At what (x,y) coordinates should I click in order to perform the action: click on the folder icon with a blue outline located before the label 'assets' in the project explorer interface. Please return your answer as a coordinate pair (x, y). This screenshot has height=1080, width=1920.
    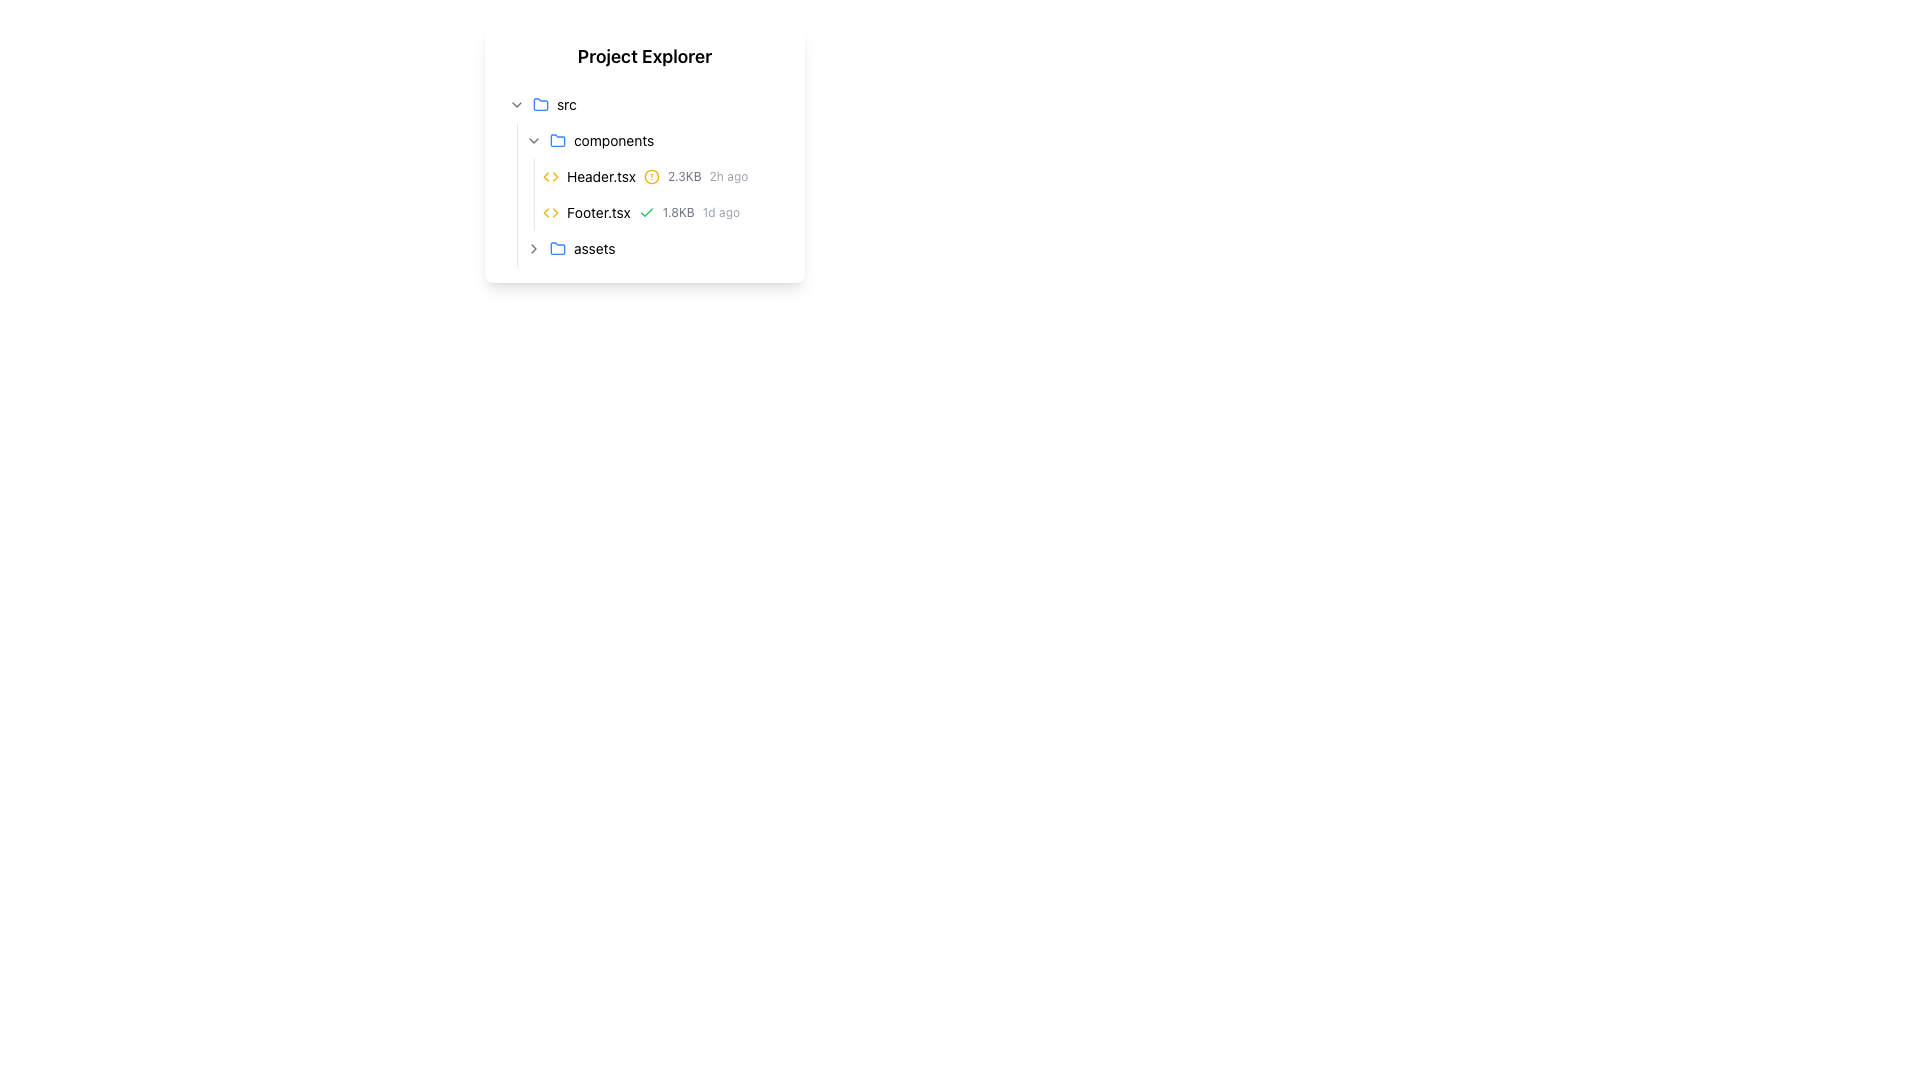
    Looking at the image, I should click on (557, 248).